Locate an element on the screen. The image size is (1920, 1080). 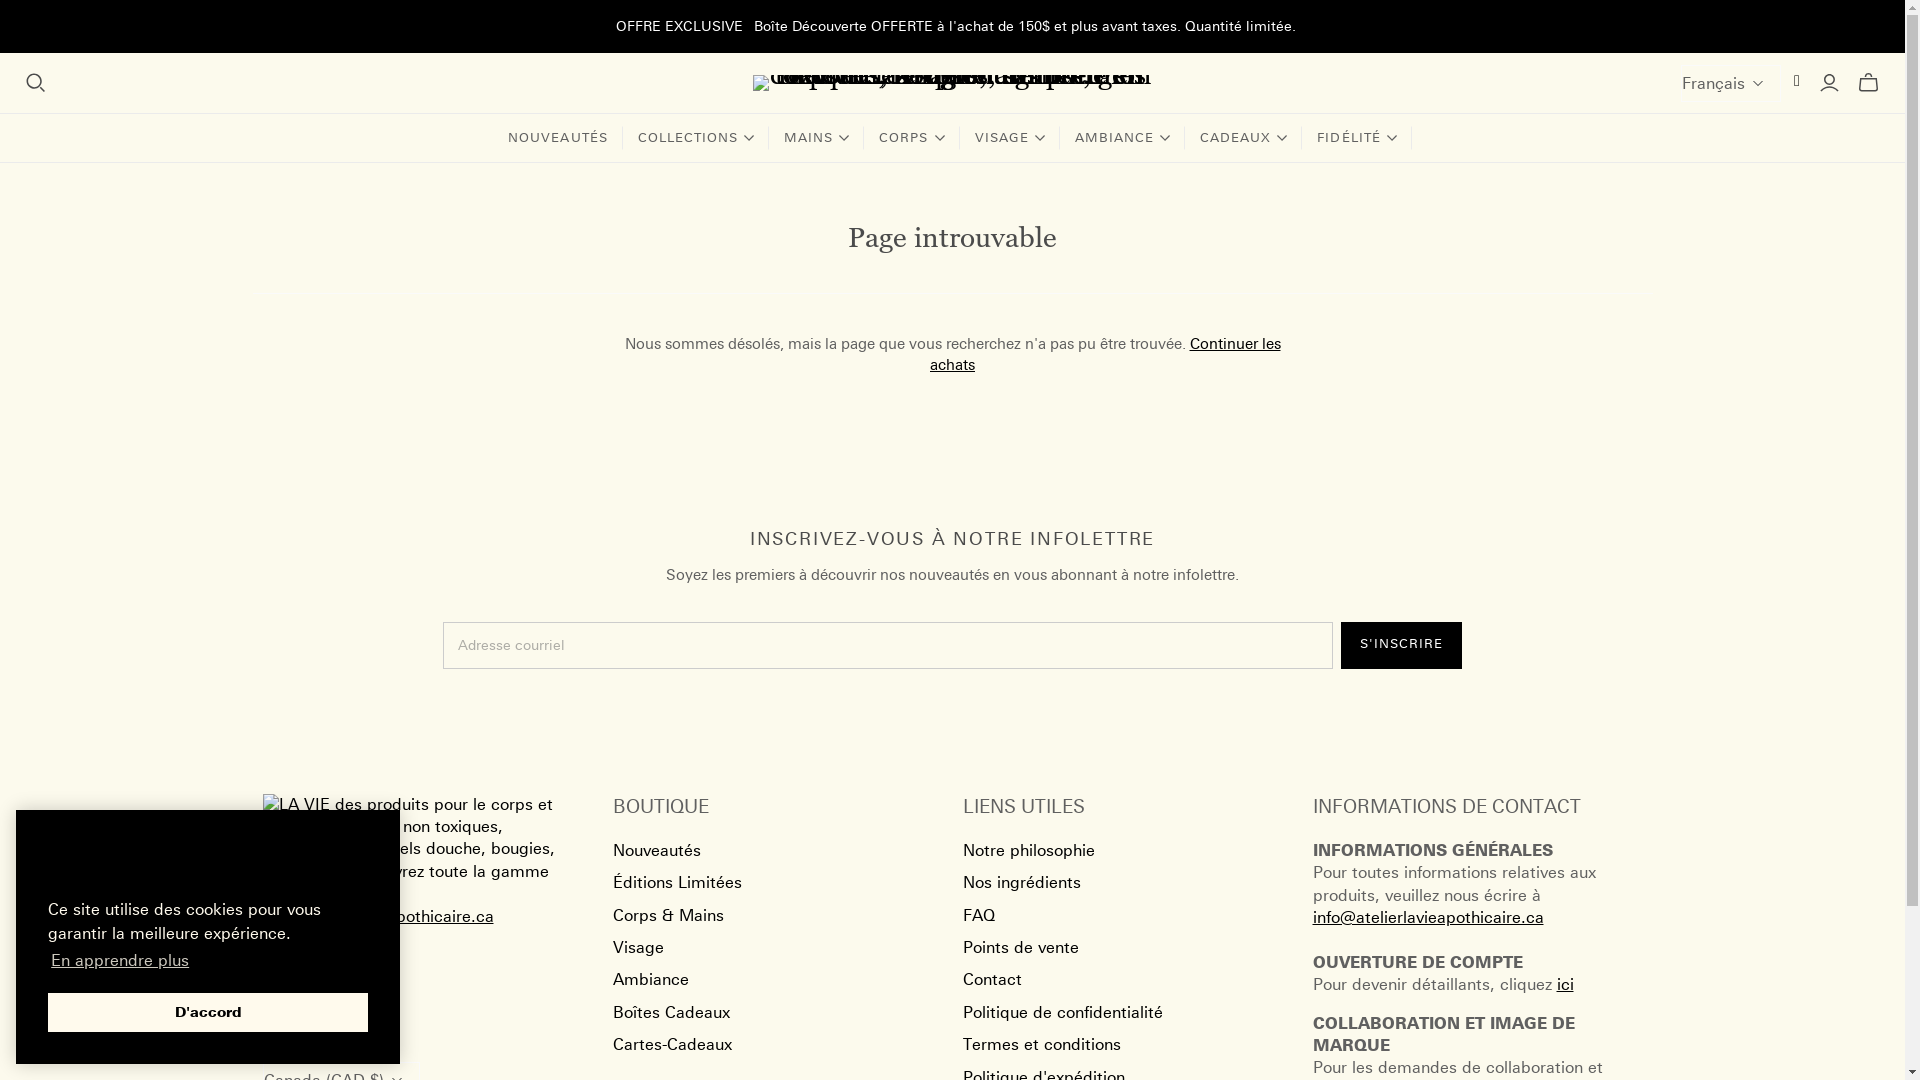
'Continuer les achats' is located at coordinates (1104, 353).